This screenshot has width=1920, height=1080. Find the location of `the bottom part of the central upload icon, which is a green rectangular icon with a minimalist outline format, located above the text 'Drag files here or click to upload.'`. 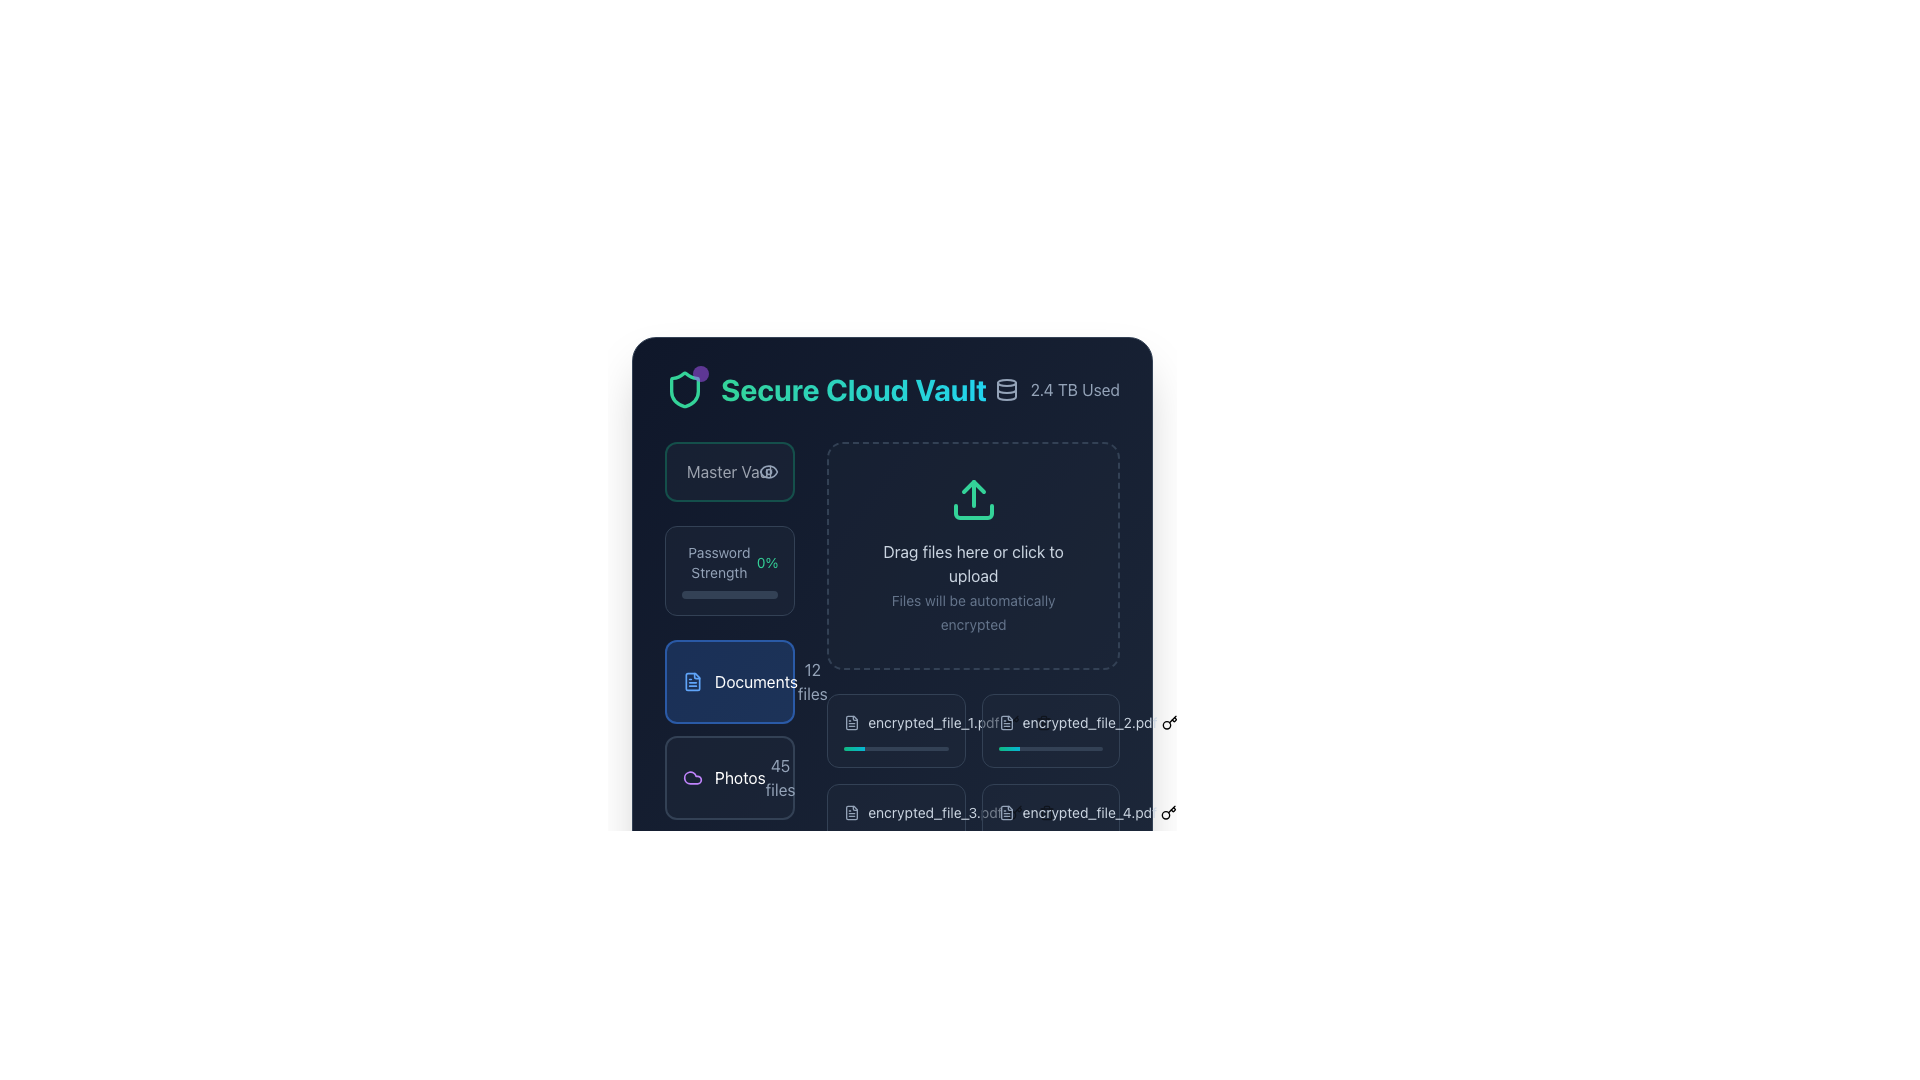

the bottom part of the central upload icon, which is a green rectangular icon with a minimalist outline format, located above the text 'Drag files here or click to upload.' is located at coordinates (973, 511).